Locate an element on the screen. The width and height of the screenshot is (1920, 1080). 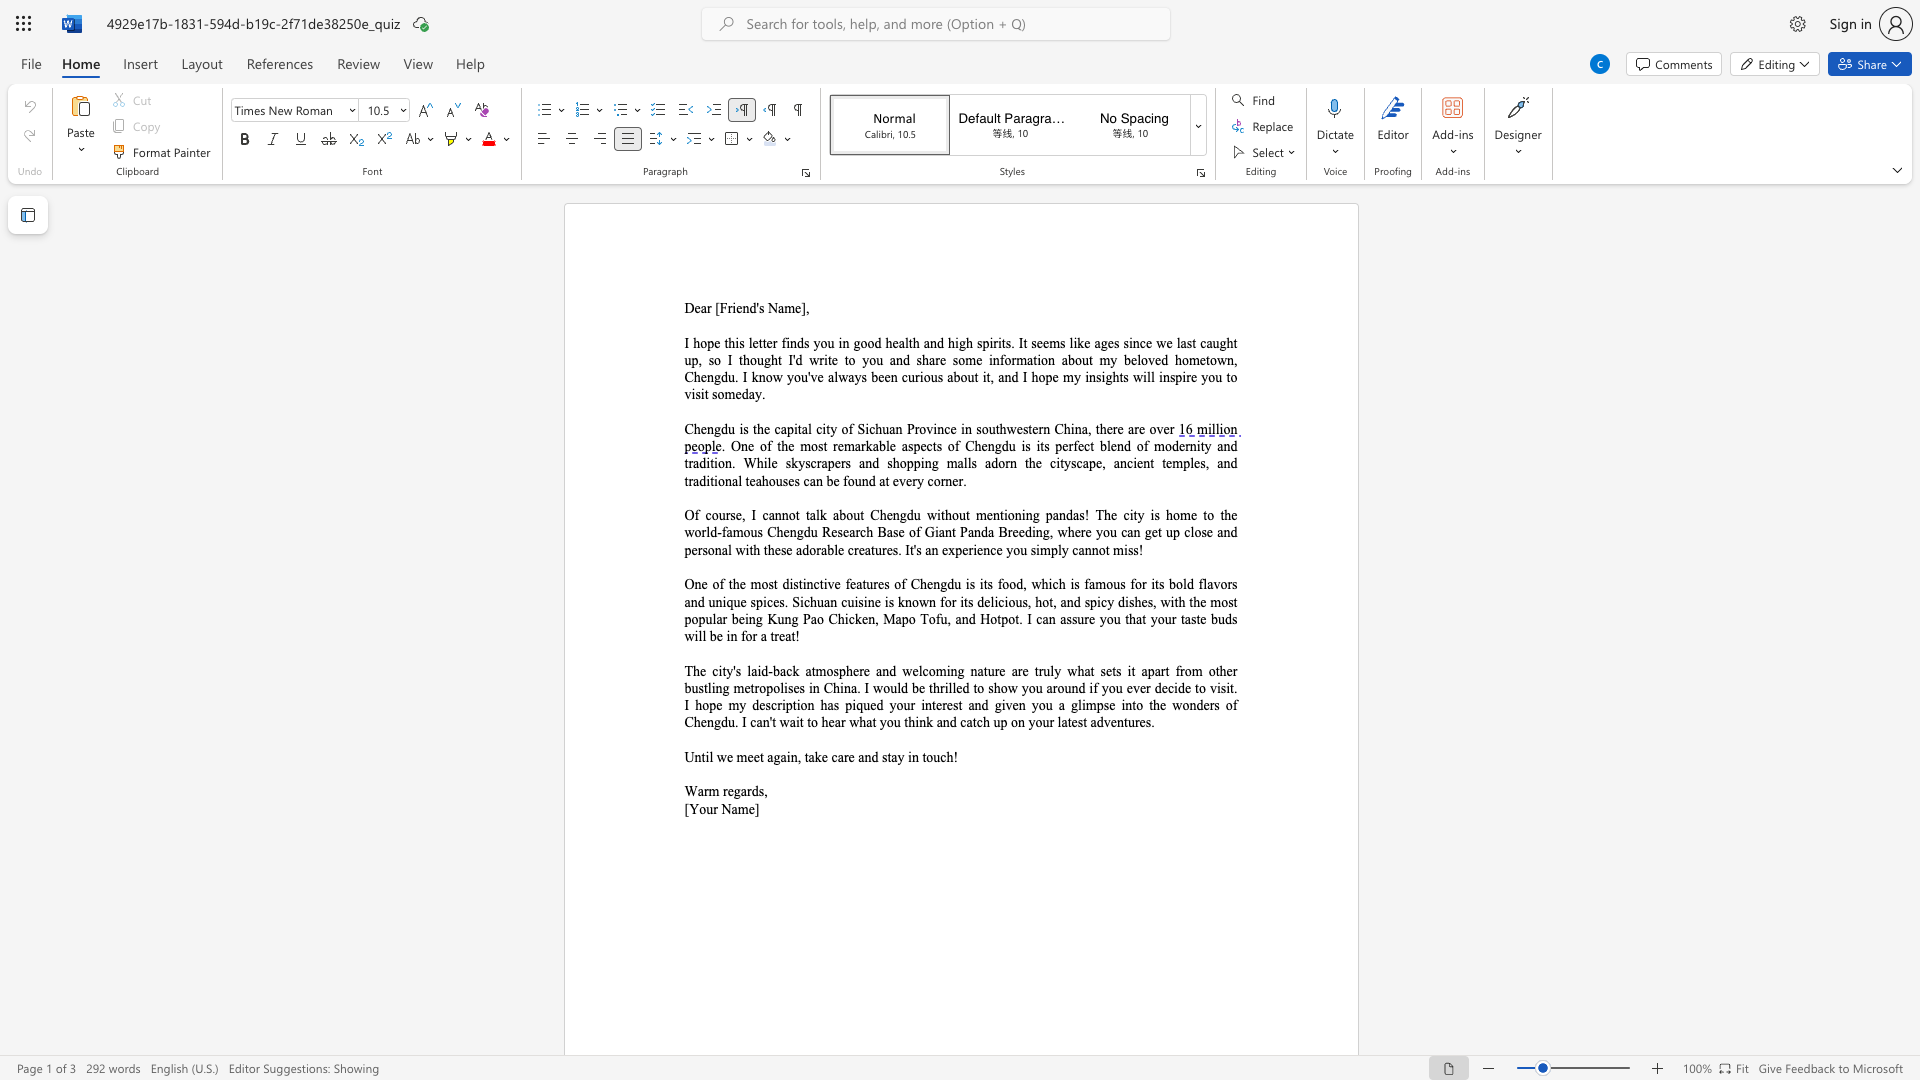
the space between the continuous character "k" and "n" in the text is located at coordinates (757, 377).